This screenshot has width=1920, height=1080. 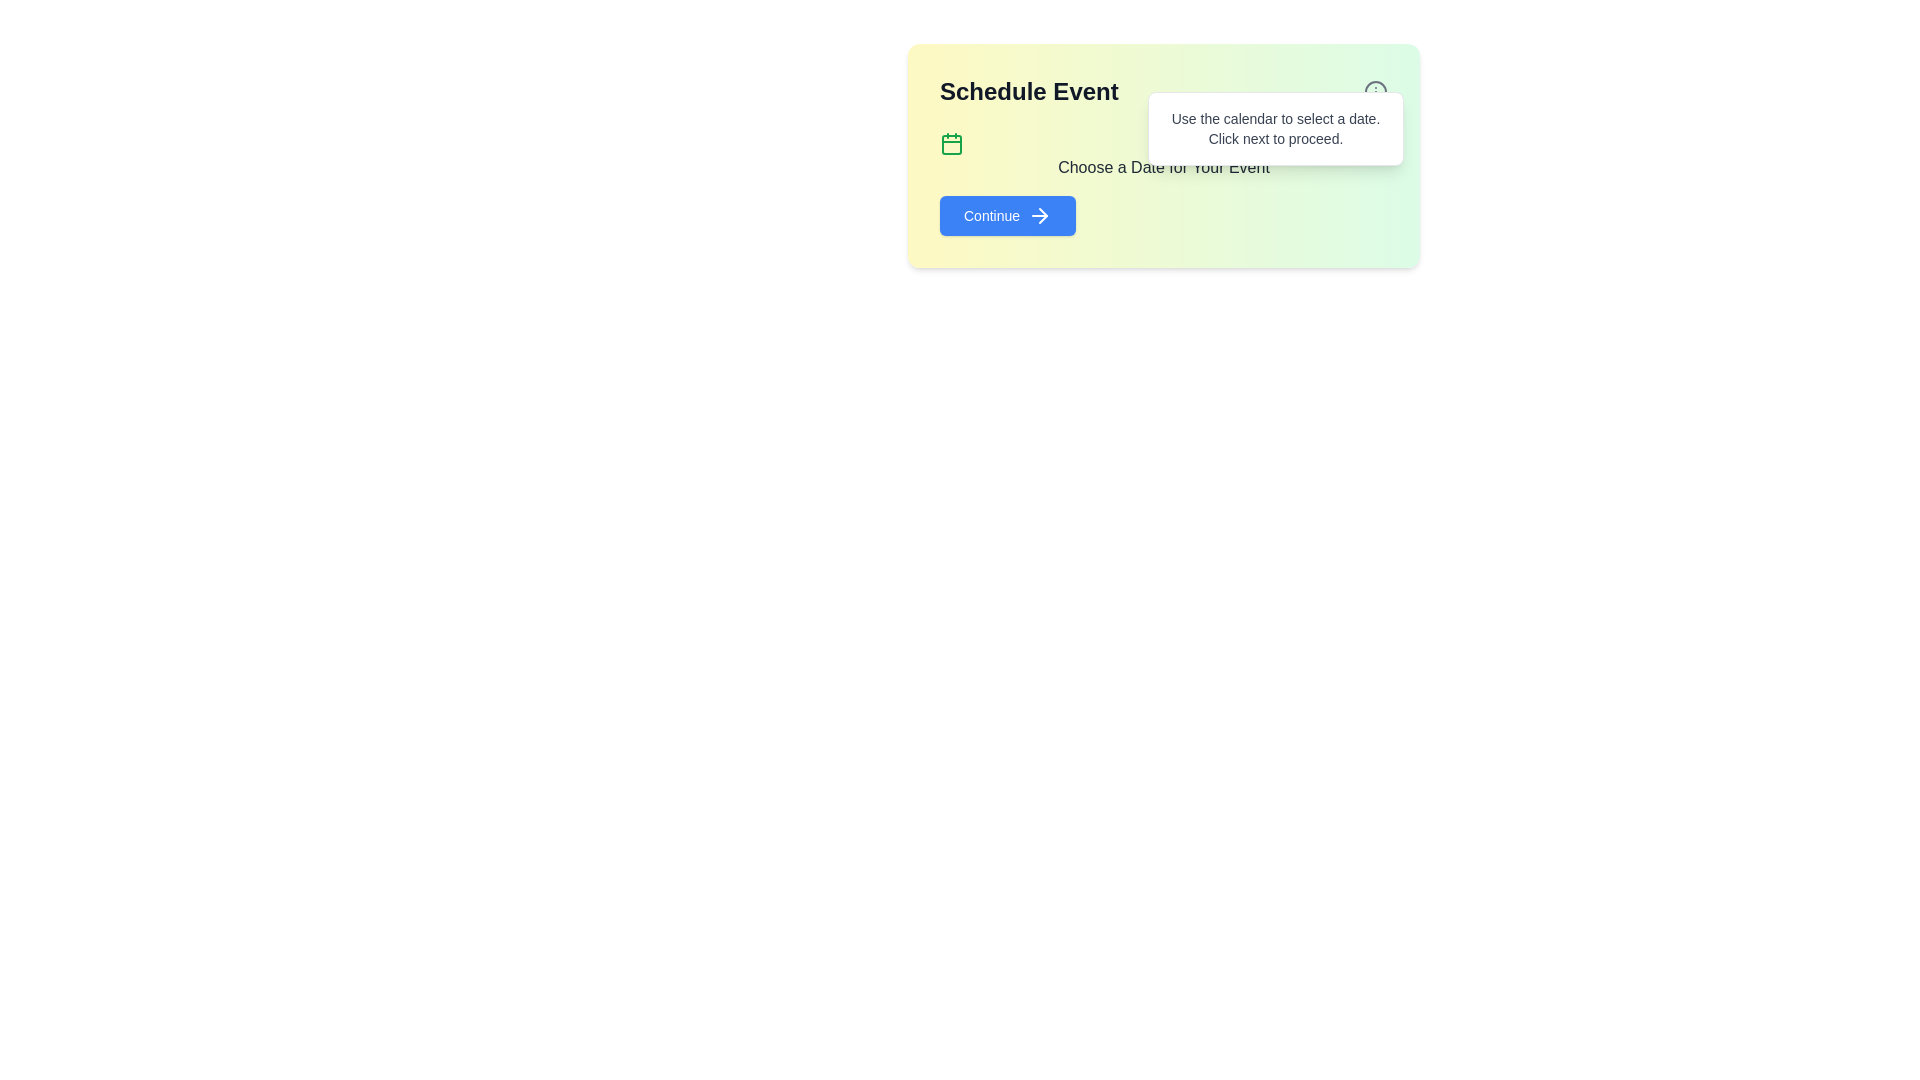 I want to click on the right-pointing arrow icon within the 'Continue' button located at the bottom left corner of the card containing the text 'Schedule Event', so click(x=1040, y=216).